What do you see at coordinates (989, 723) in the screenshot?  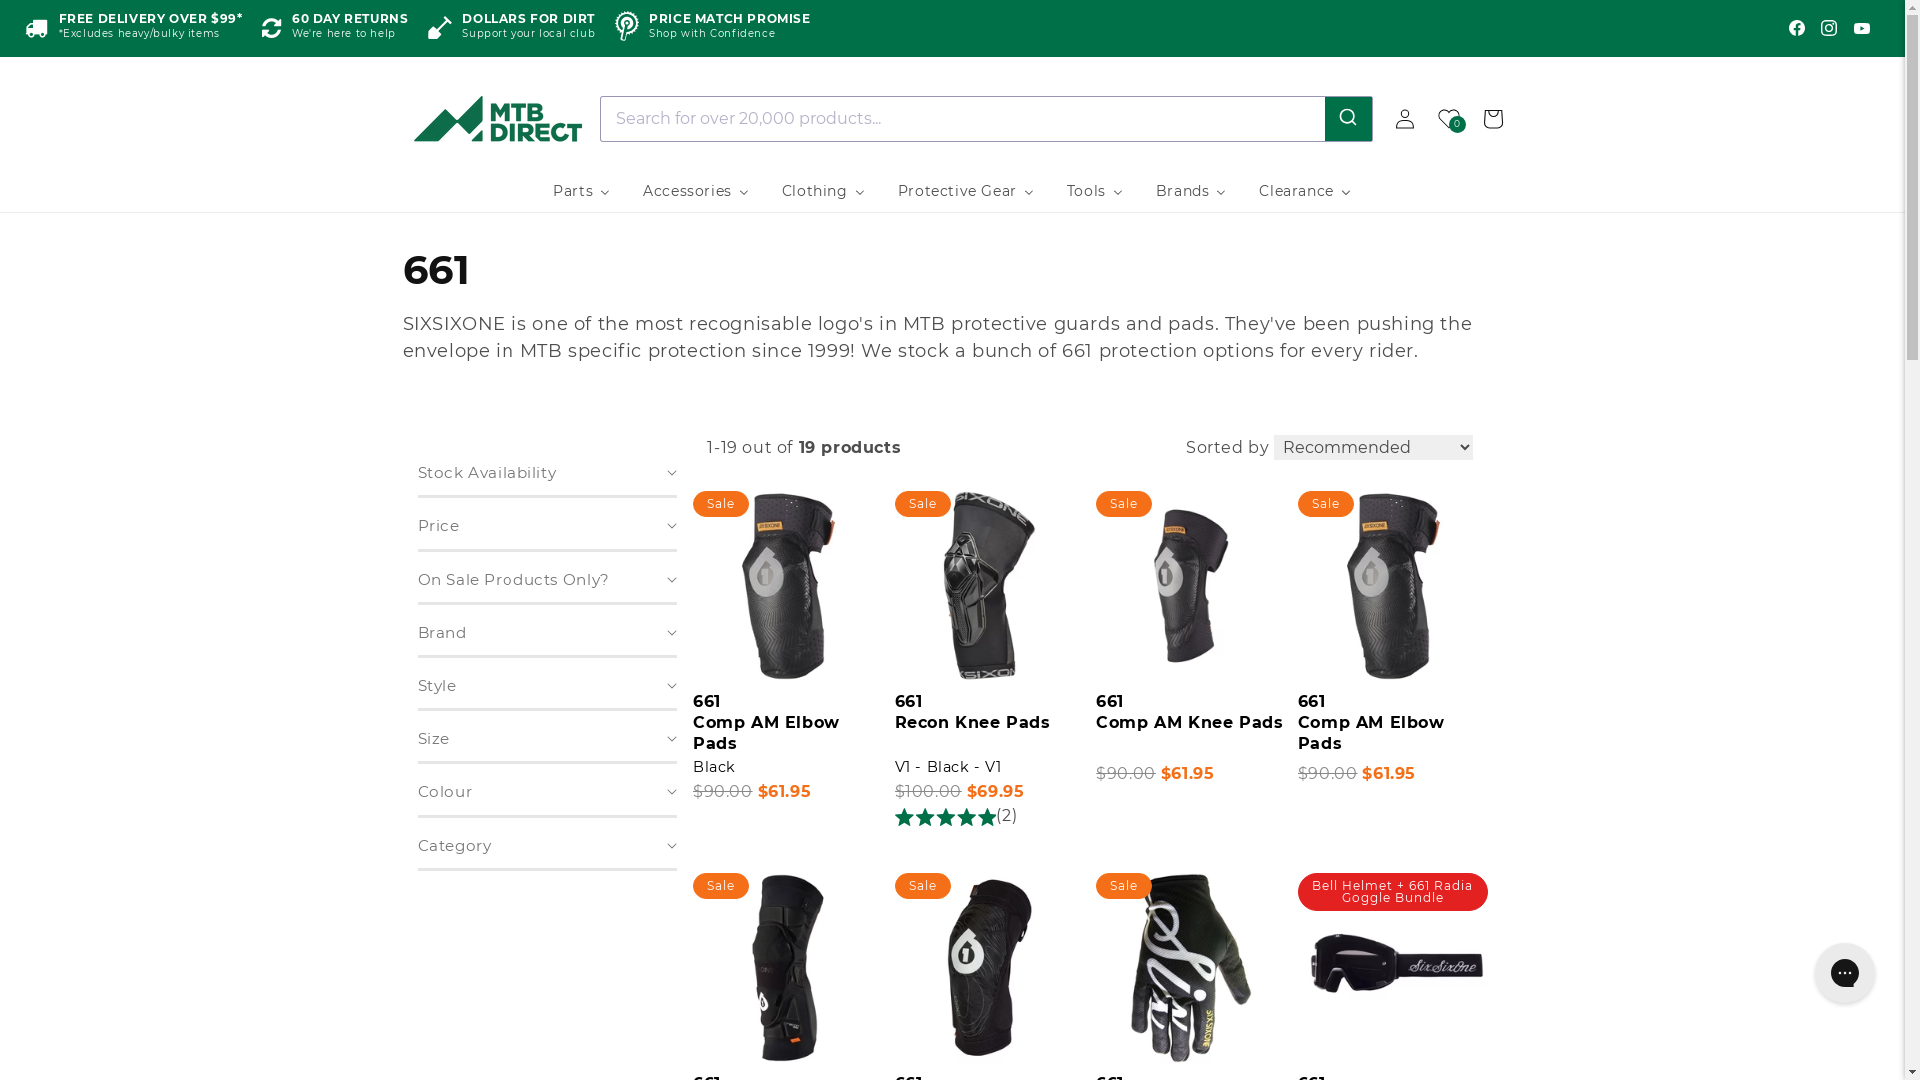 I see `'661` at bounding box center [989, 723].